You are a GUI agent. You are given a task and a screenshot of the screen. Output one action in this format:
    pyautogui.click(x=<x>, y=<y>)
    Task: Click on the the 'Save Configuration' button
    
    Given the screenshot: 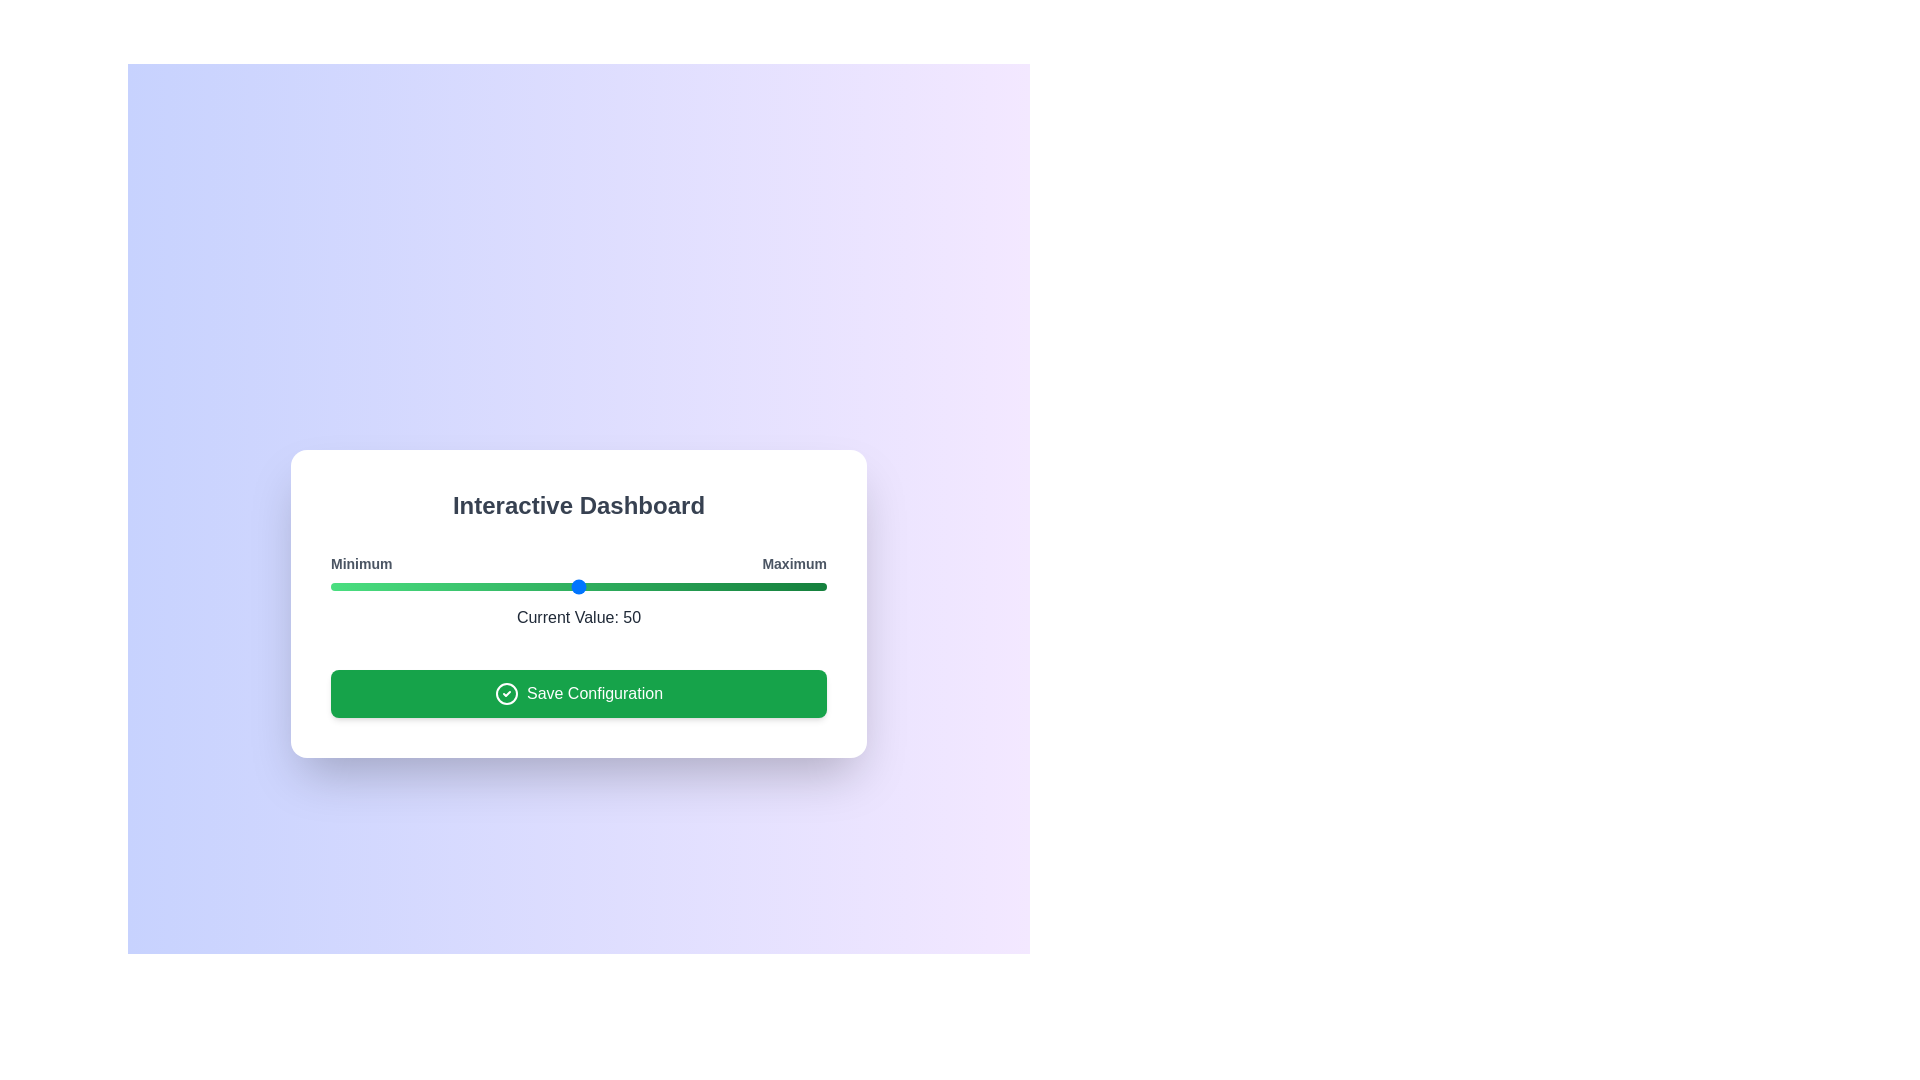 What is the action you would take?
    pyautogui.click(x=578, y=693)
    